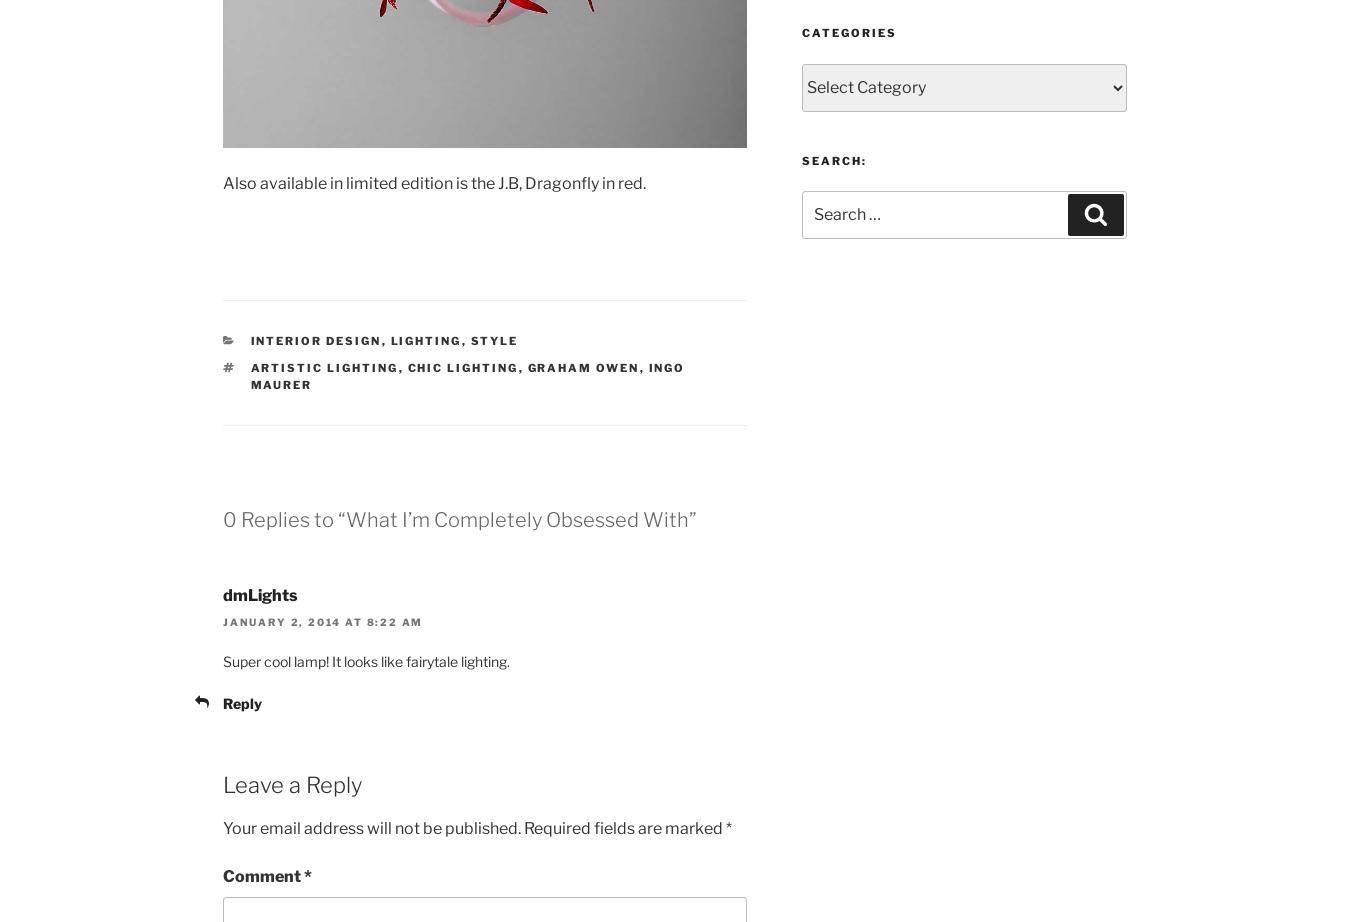  What do you see at coordinates (323, 366) in the screenshot?
I see `'Artistic Lighting'` at bounding box center [323, 366].